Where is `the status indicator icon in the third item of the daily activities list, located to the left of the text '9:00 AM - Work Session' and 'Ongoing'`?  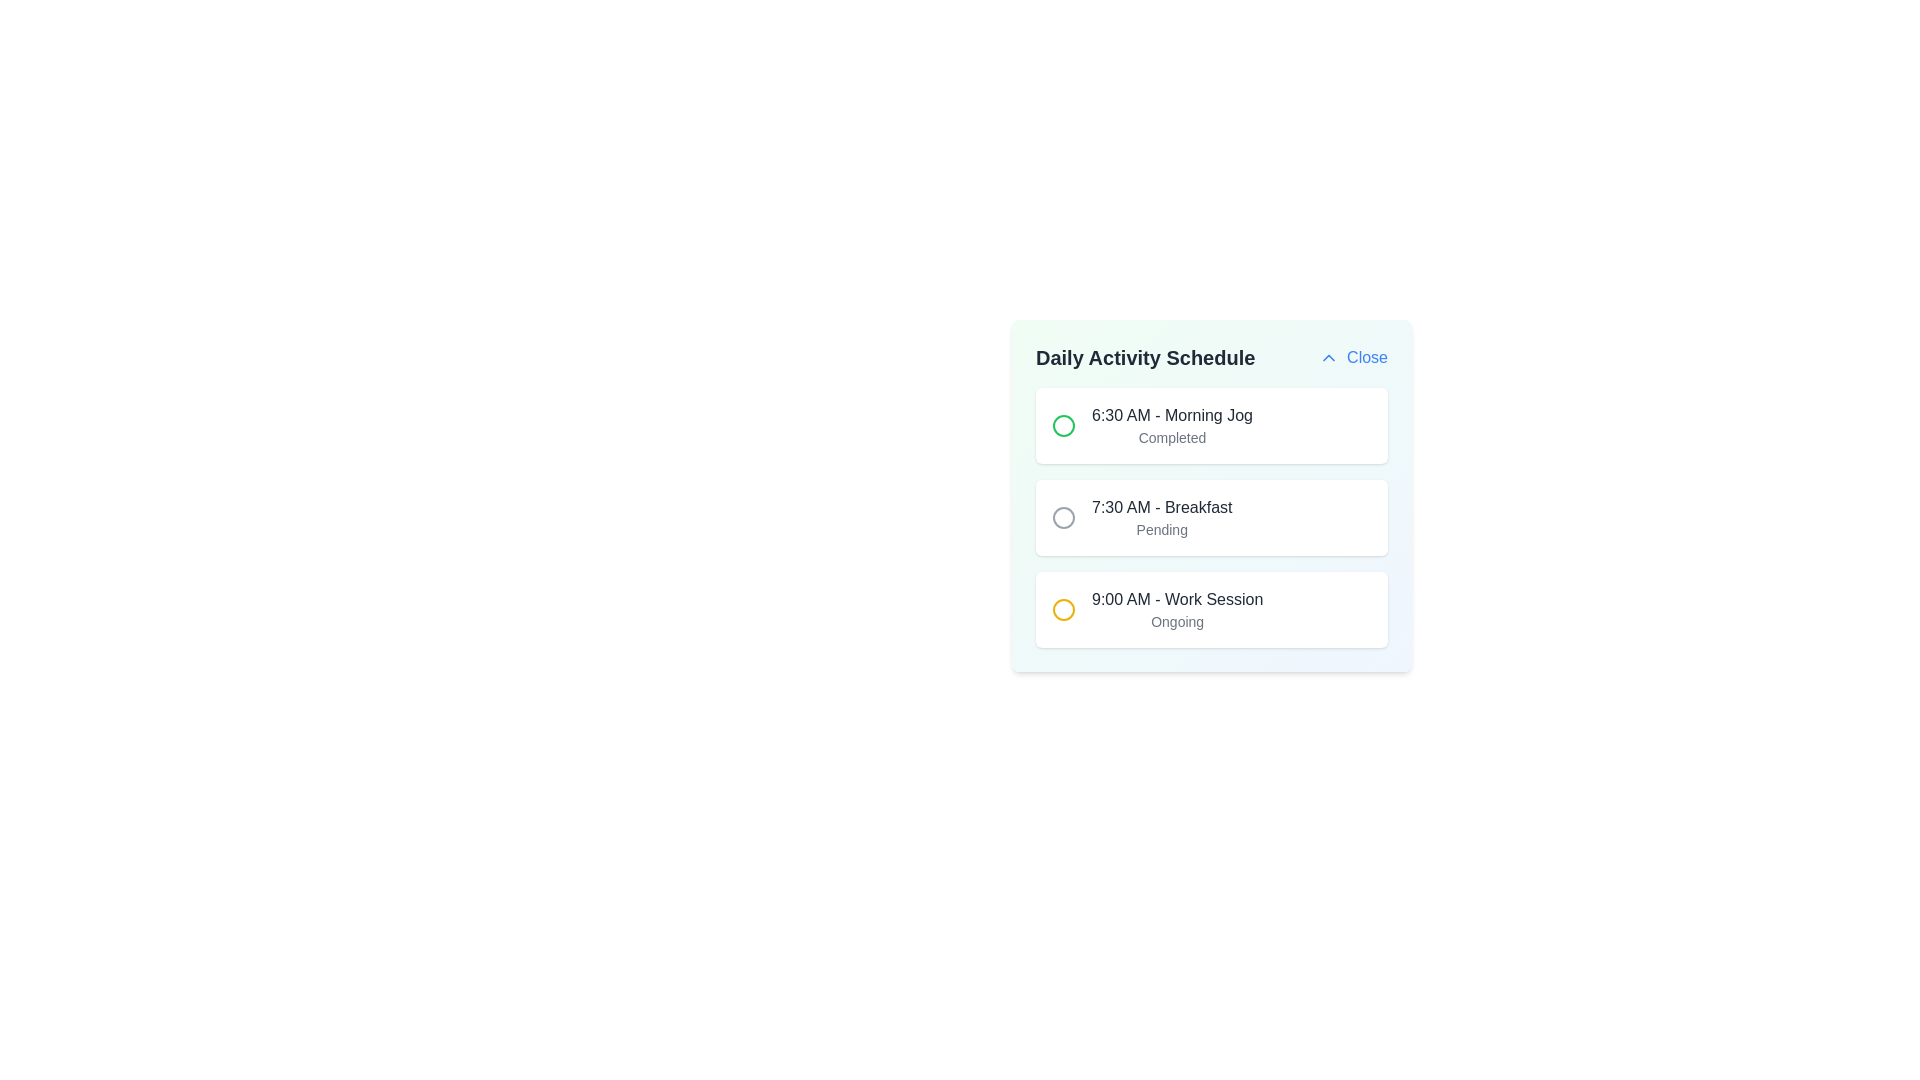 the status indicator icon in the third item of the daily activities list, located to the left of the text '9:00 AM - Work Session' and 'Ongoing' is located at coordinates (1063, 608).